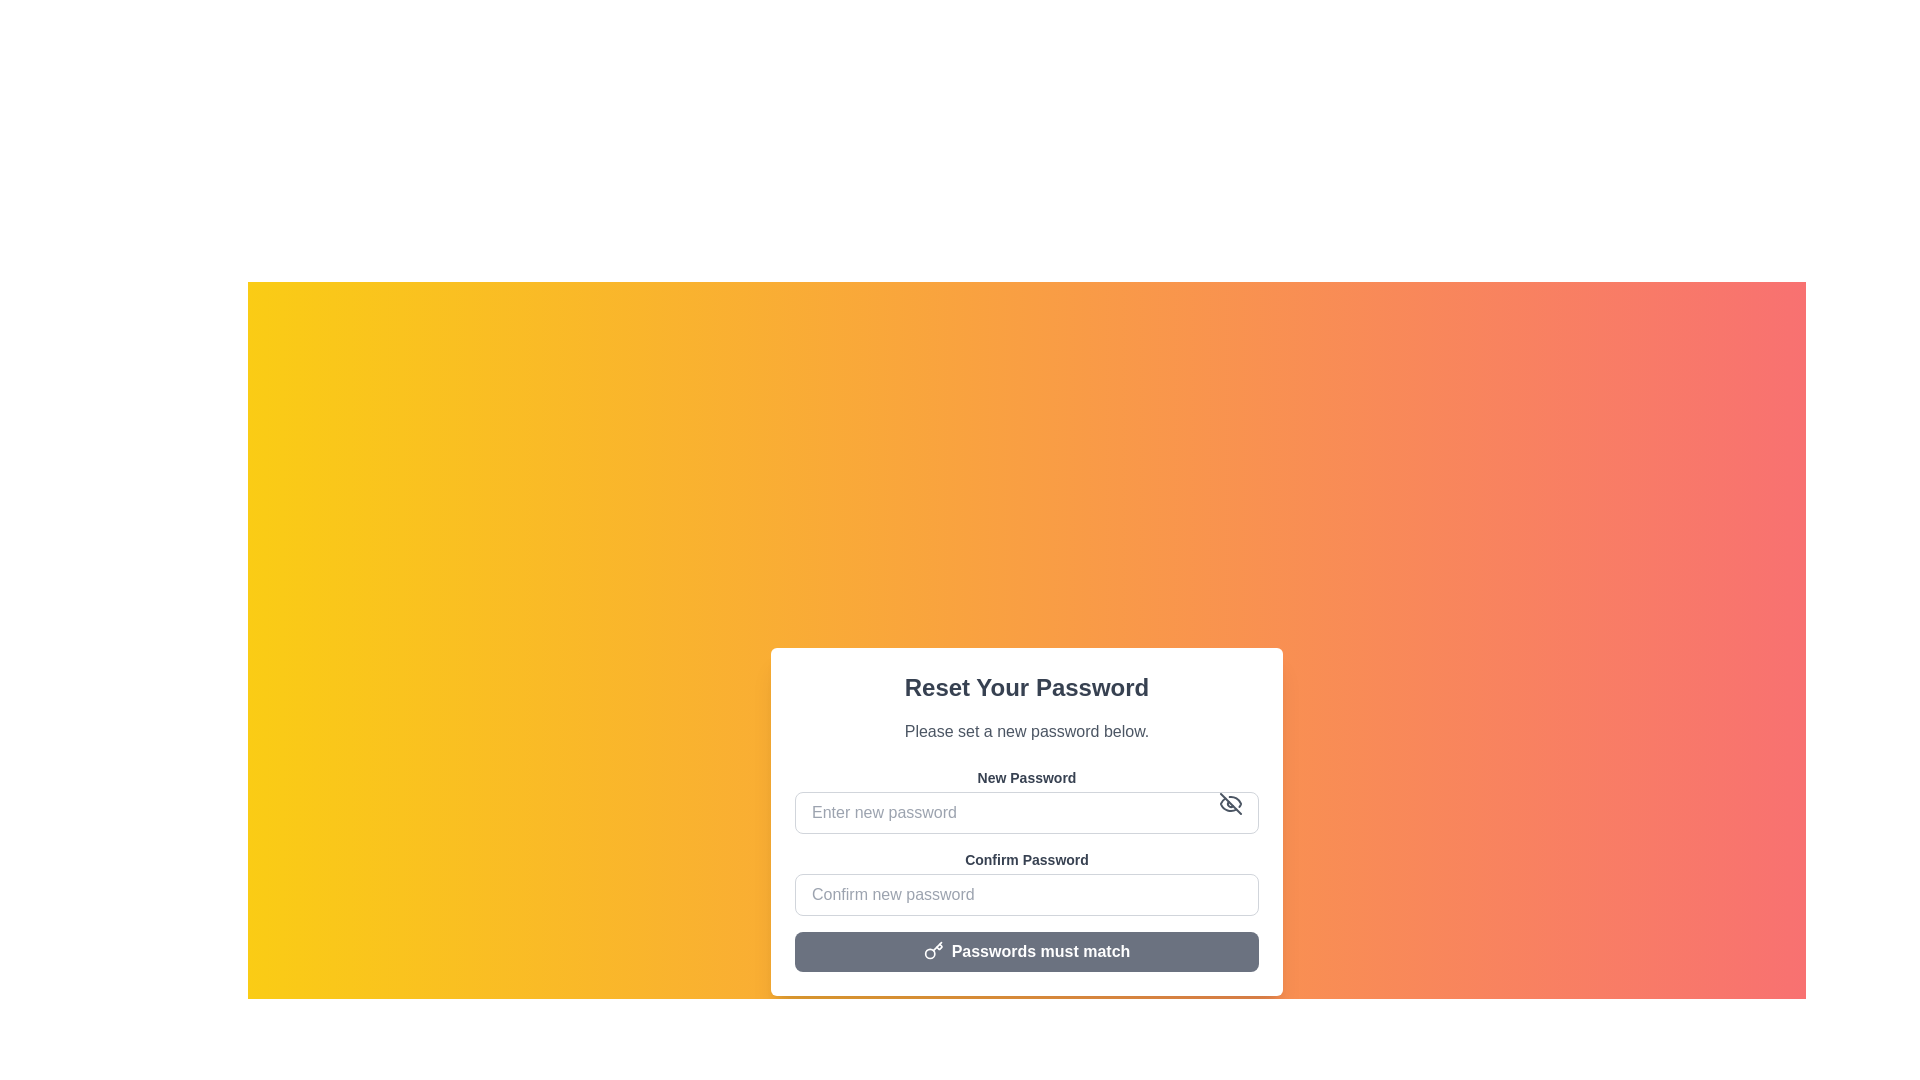 The height and width of the screenshot is (1080, 1920). Describe the element at coordinates (1027, 882) in the screenshot. I see `the Password input field in the 'Reset Your Password' modal to observe potential interactive effects` at that location.